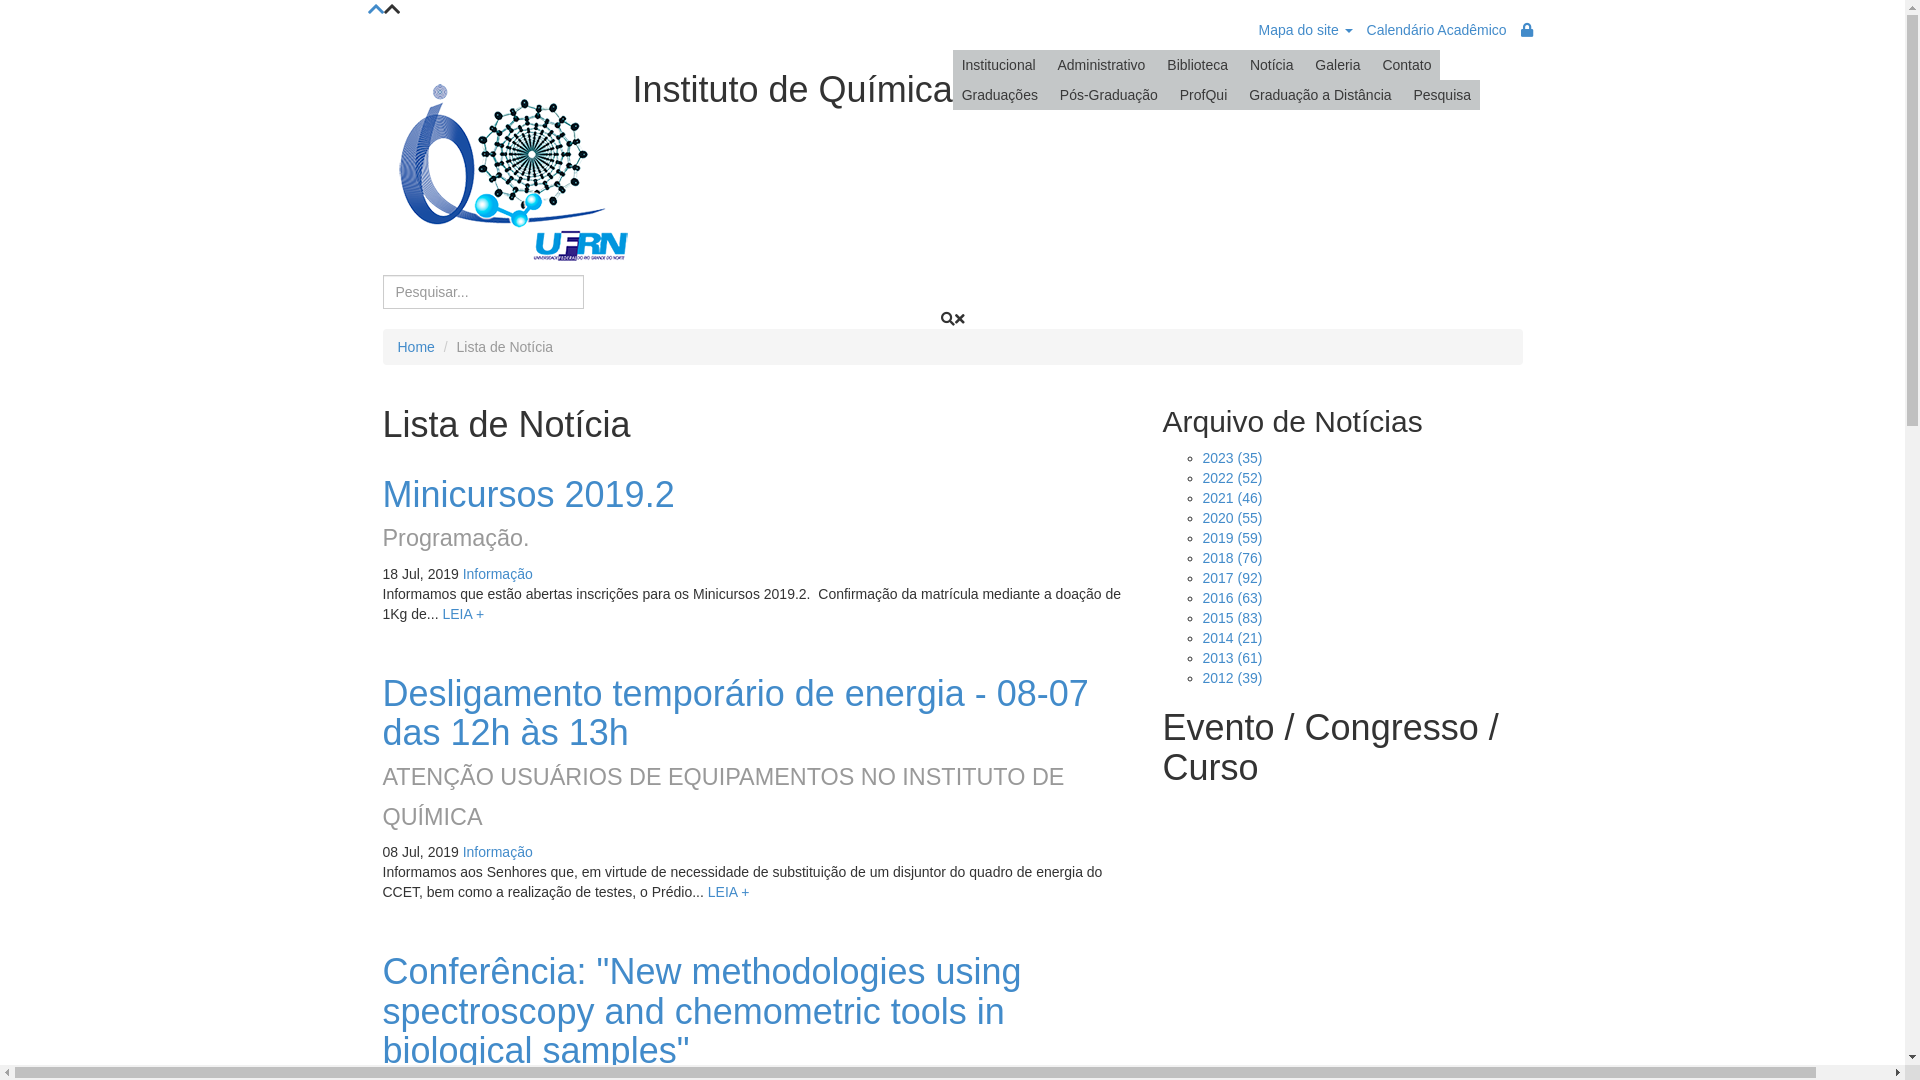 Image resolution: width=1920 pixels, height=1080 pixels. I want to click on '2014 (21)', so click(1231, 637).